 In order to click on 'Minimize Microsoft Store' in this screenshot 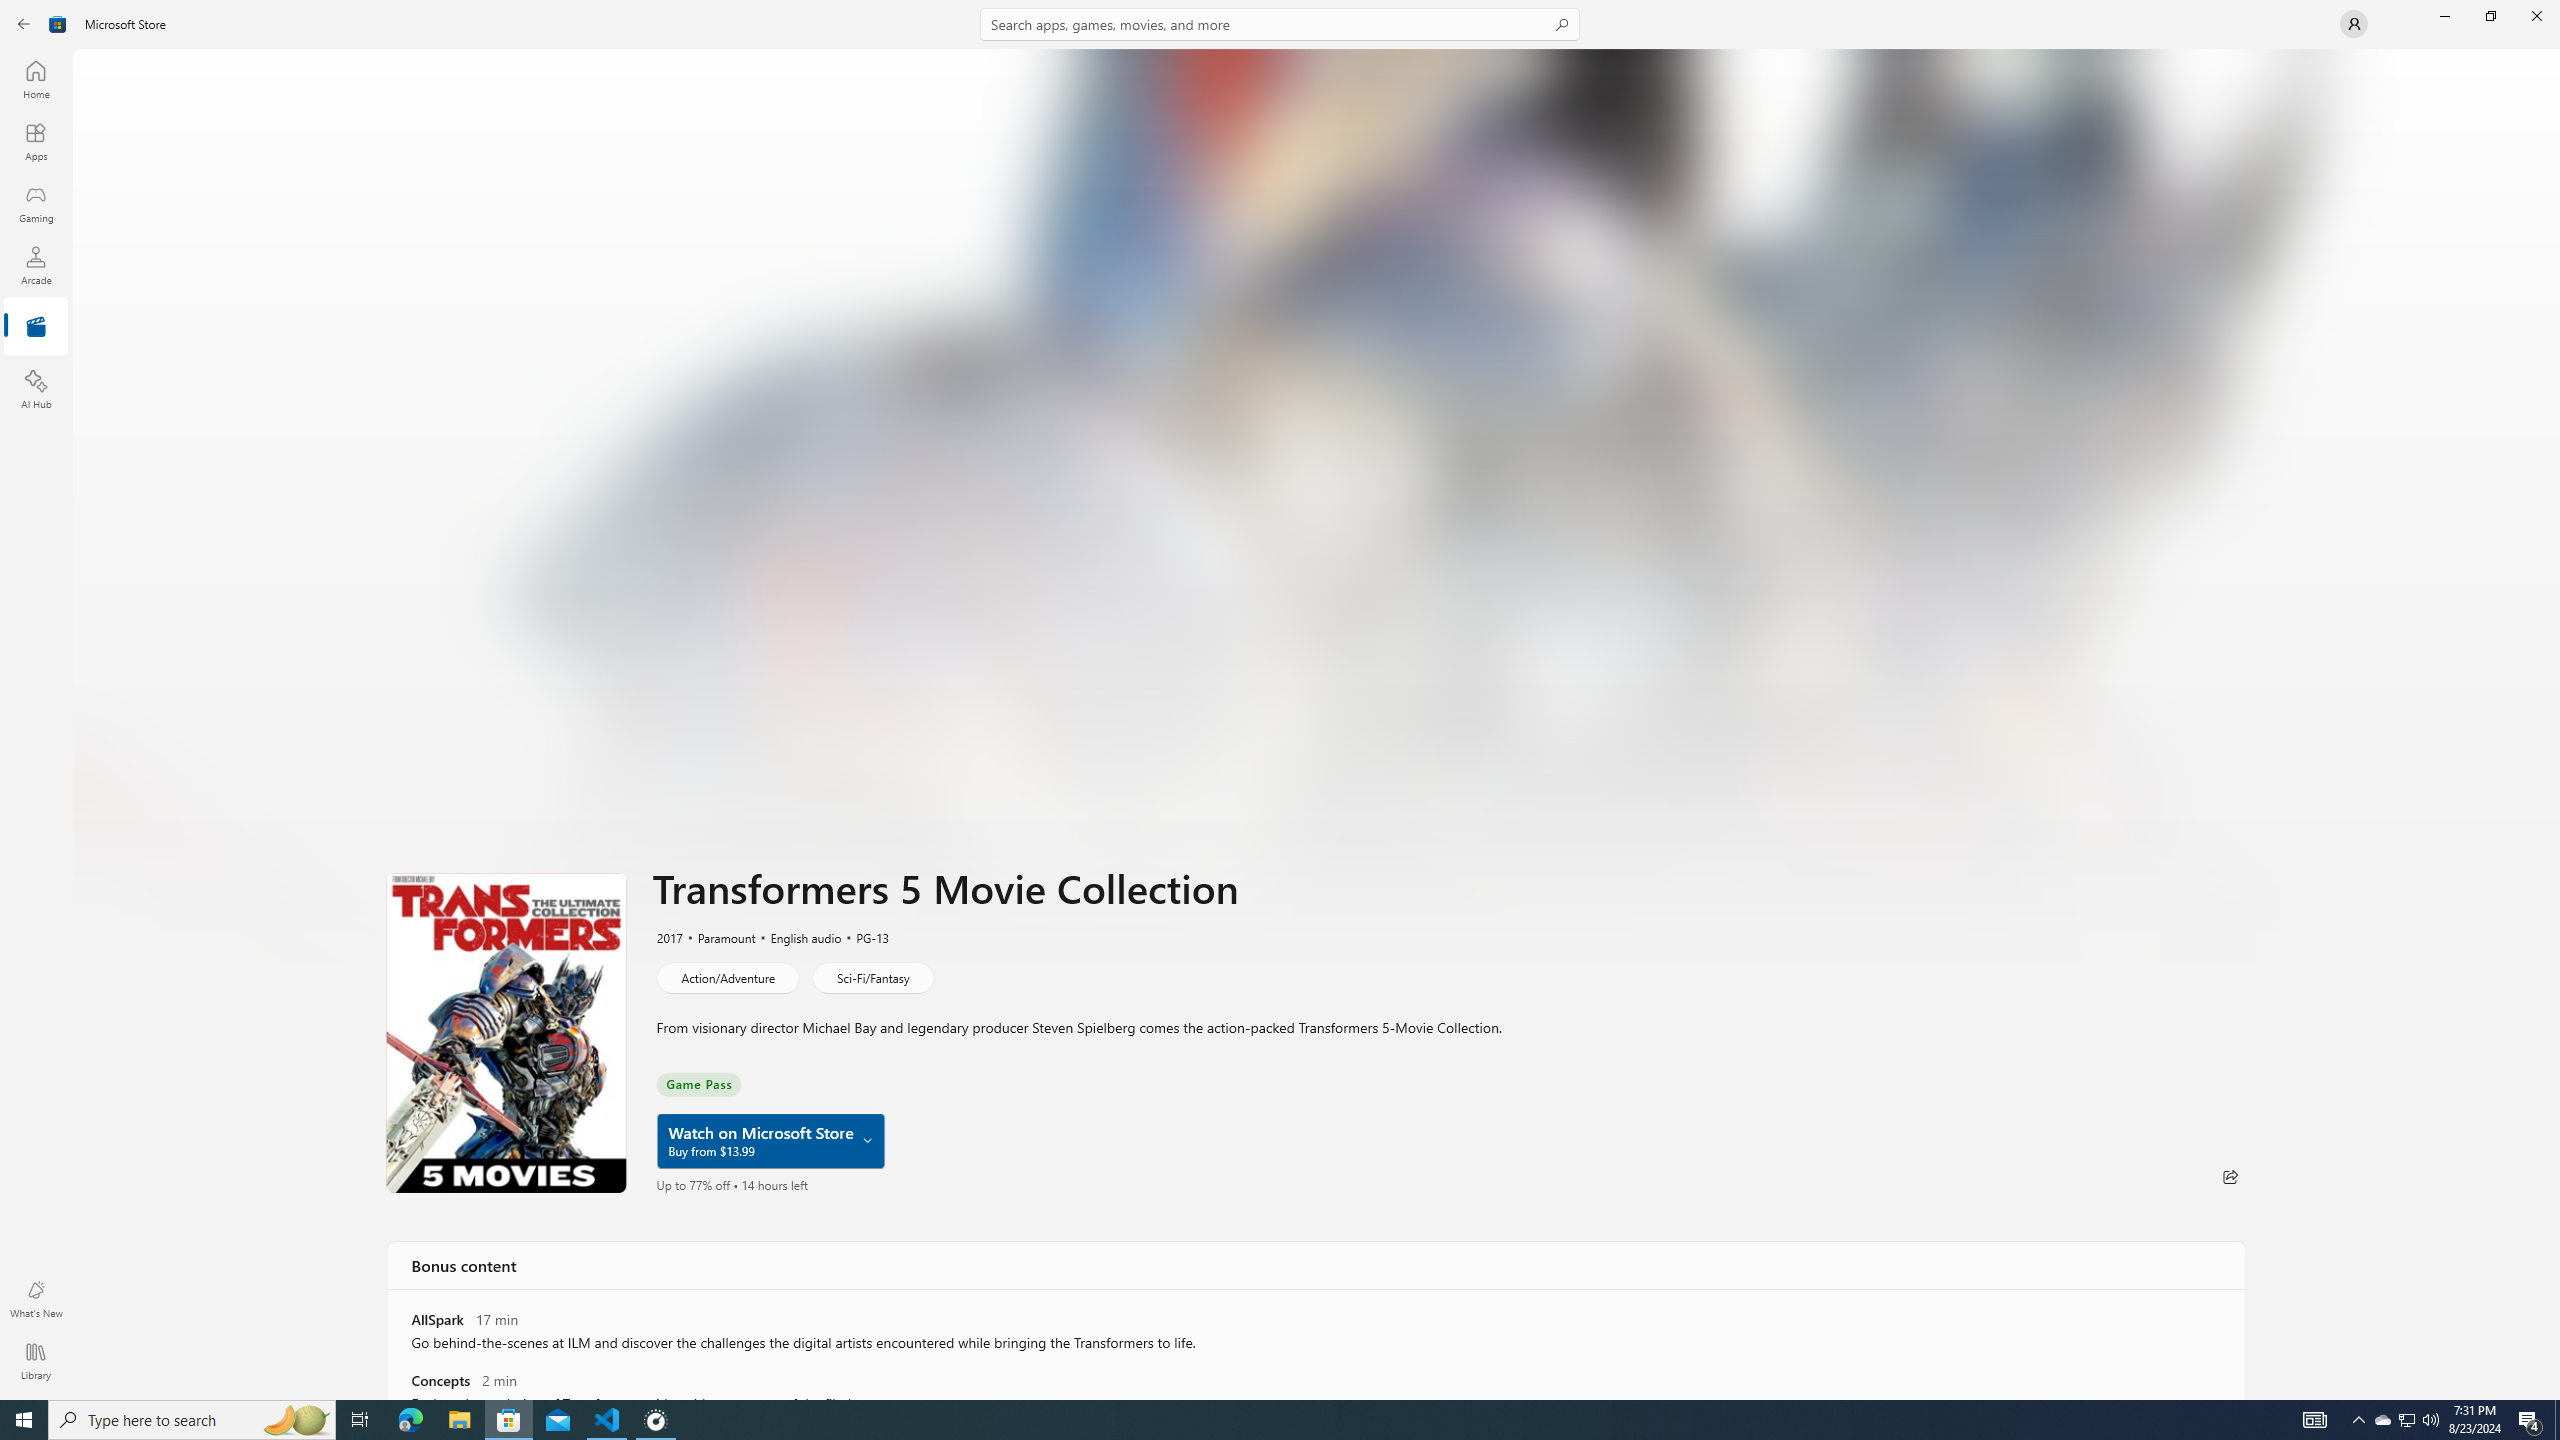, I will do `click(2443, 15)`.